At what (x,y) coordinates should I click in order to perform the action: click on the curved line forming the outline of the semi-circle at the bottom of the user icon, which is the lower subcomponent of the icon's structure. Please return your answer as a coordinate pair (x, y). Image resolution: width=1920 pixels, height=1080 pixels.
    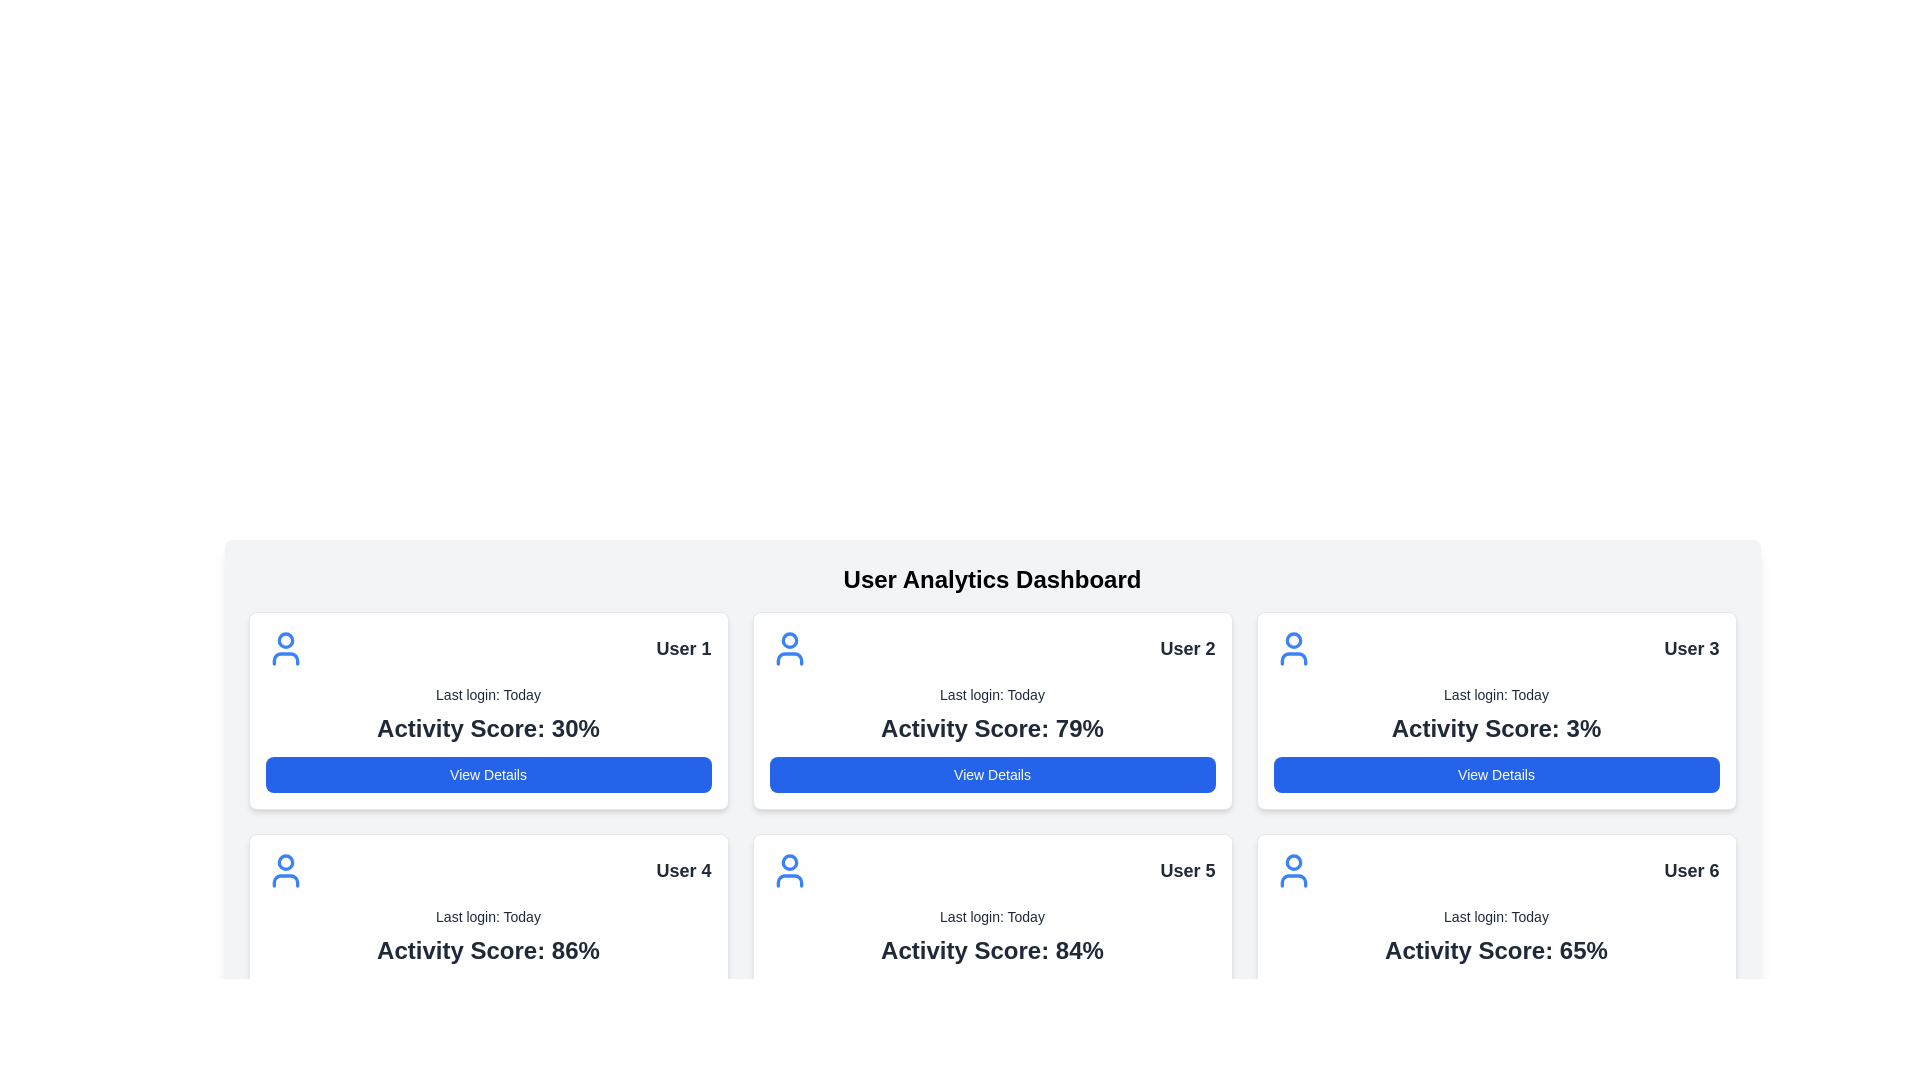
    Looking at the image, I should click on (284, 659).